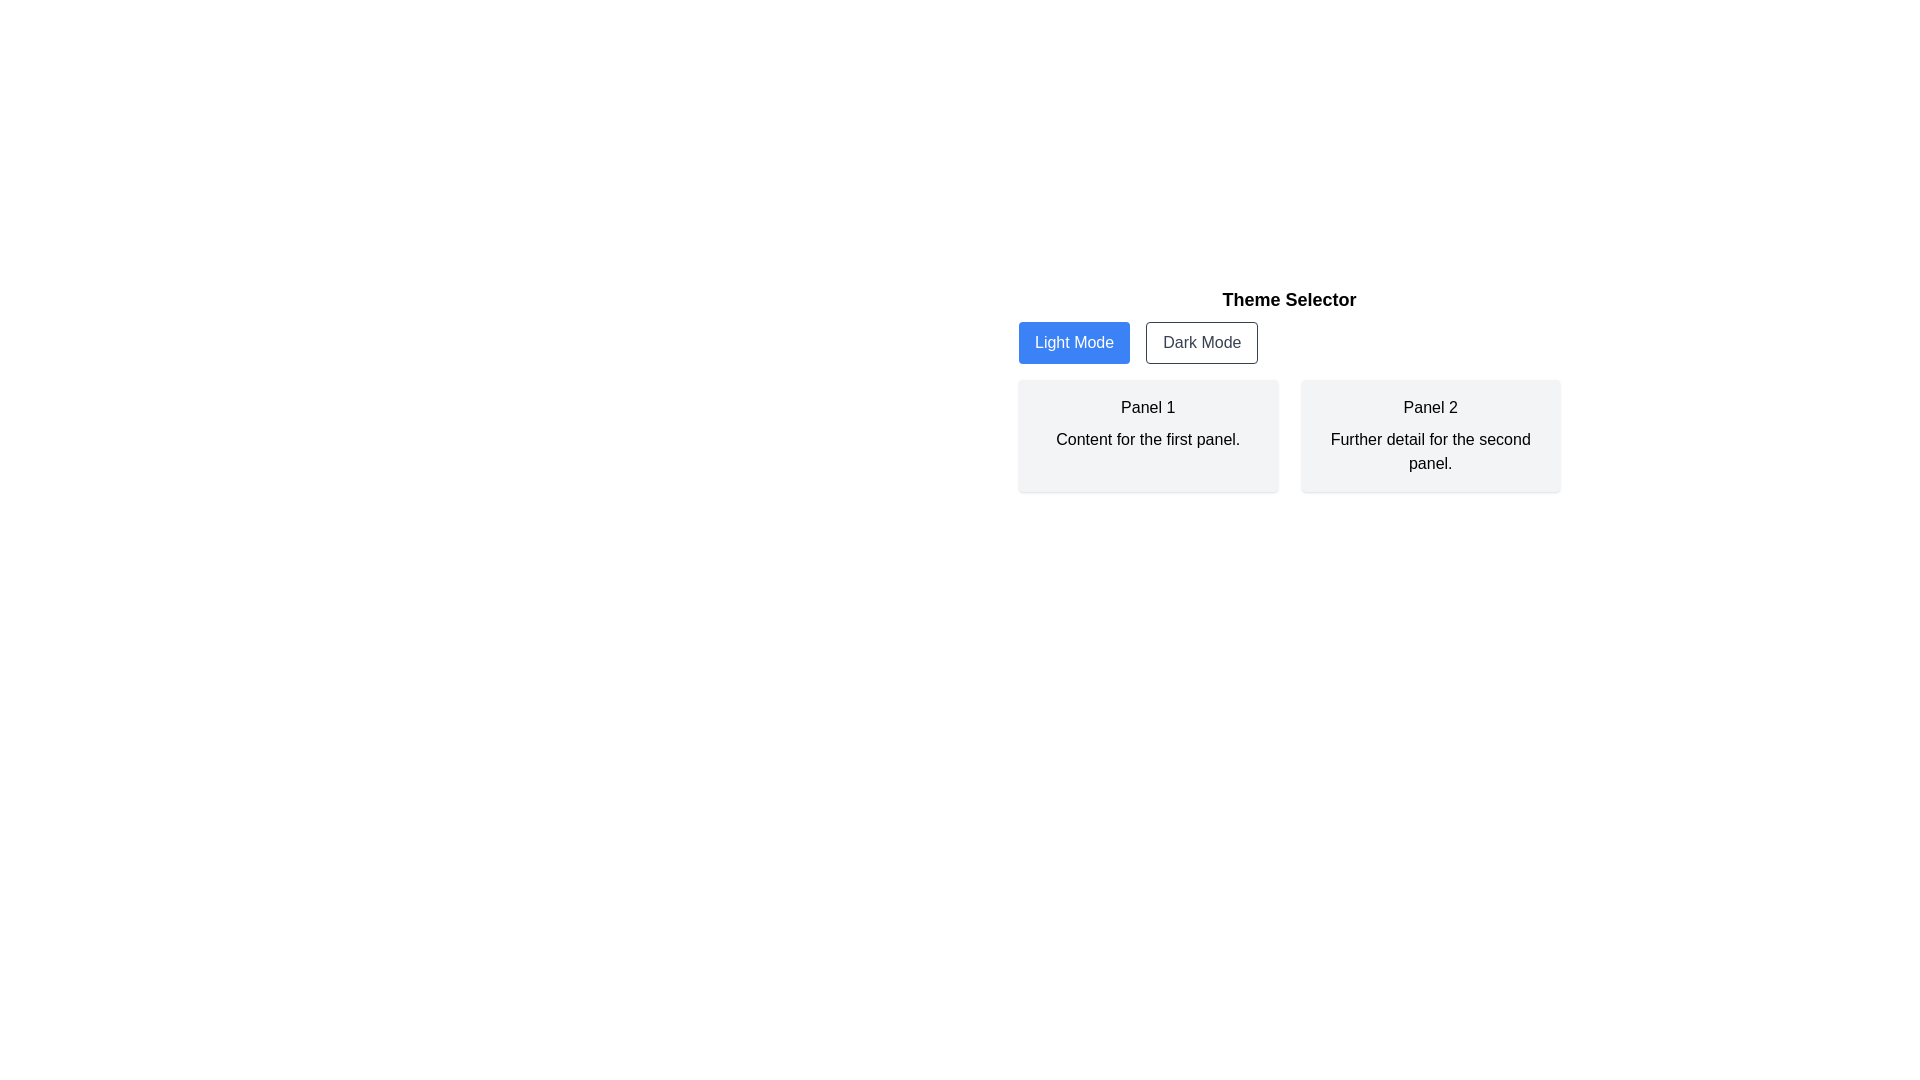 Image resolution: width=1920 pixels, height=1080 pixels. Describe the element at coordinates (1429, 451) in the screenshot. I see `additional textual content located in 'Panel 2', which is centered below the panel's title` at that location.